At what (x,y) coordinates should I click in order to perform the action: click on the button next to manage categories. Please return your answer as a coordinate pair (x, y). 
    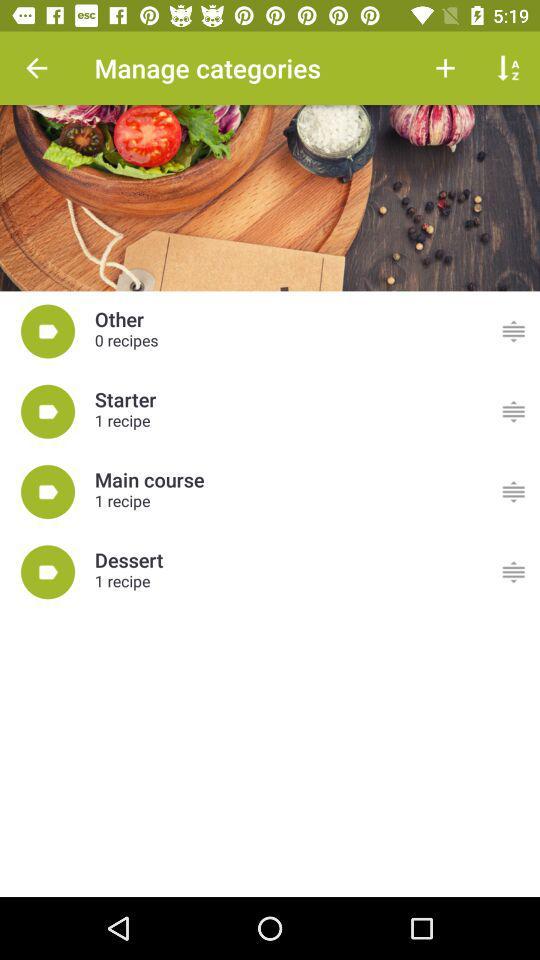
    Looking at the image, I should click on (445, 68).